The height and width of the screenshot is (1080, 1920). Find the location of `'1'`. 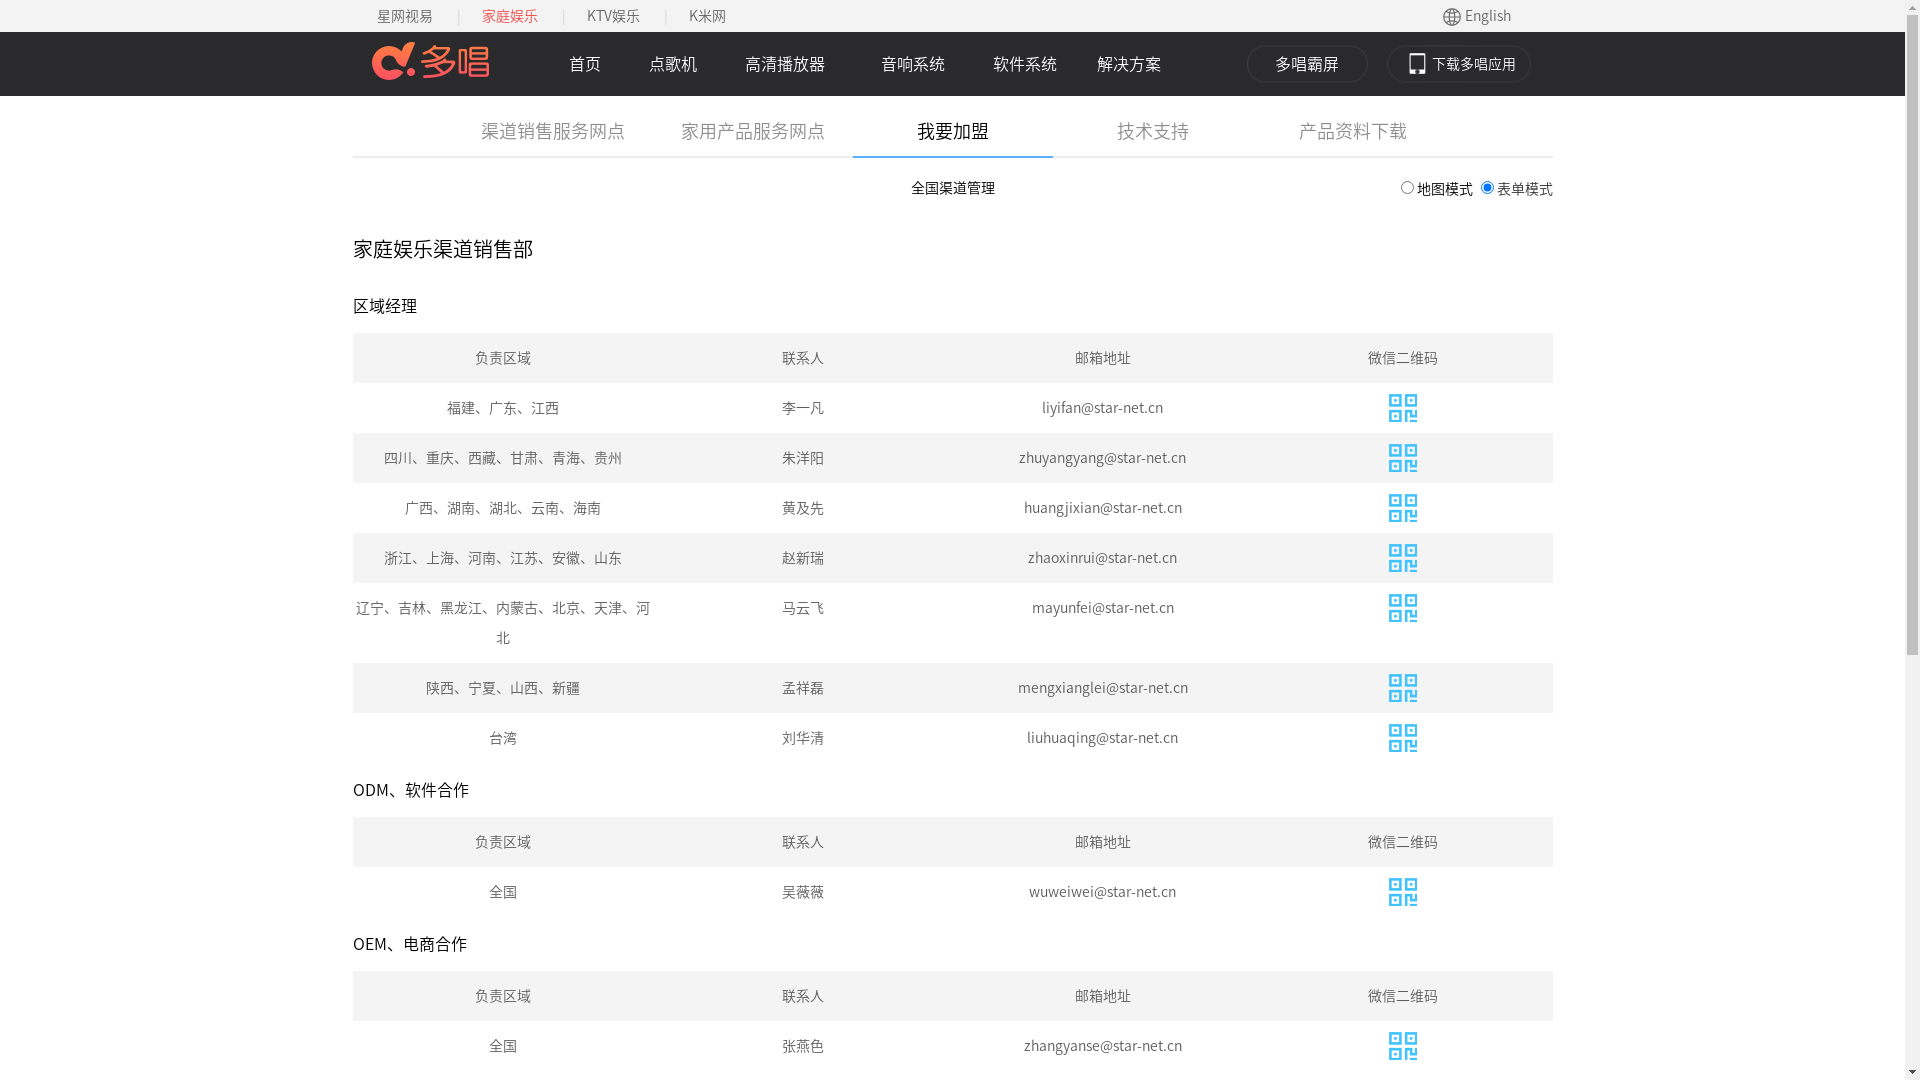

'1' is located at coordinates (1399, 187).